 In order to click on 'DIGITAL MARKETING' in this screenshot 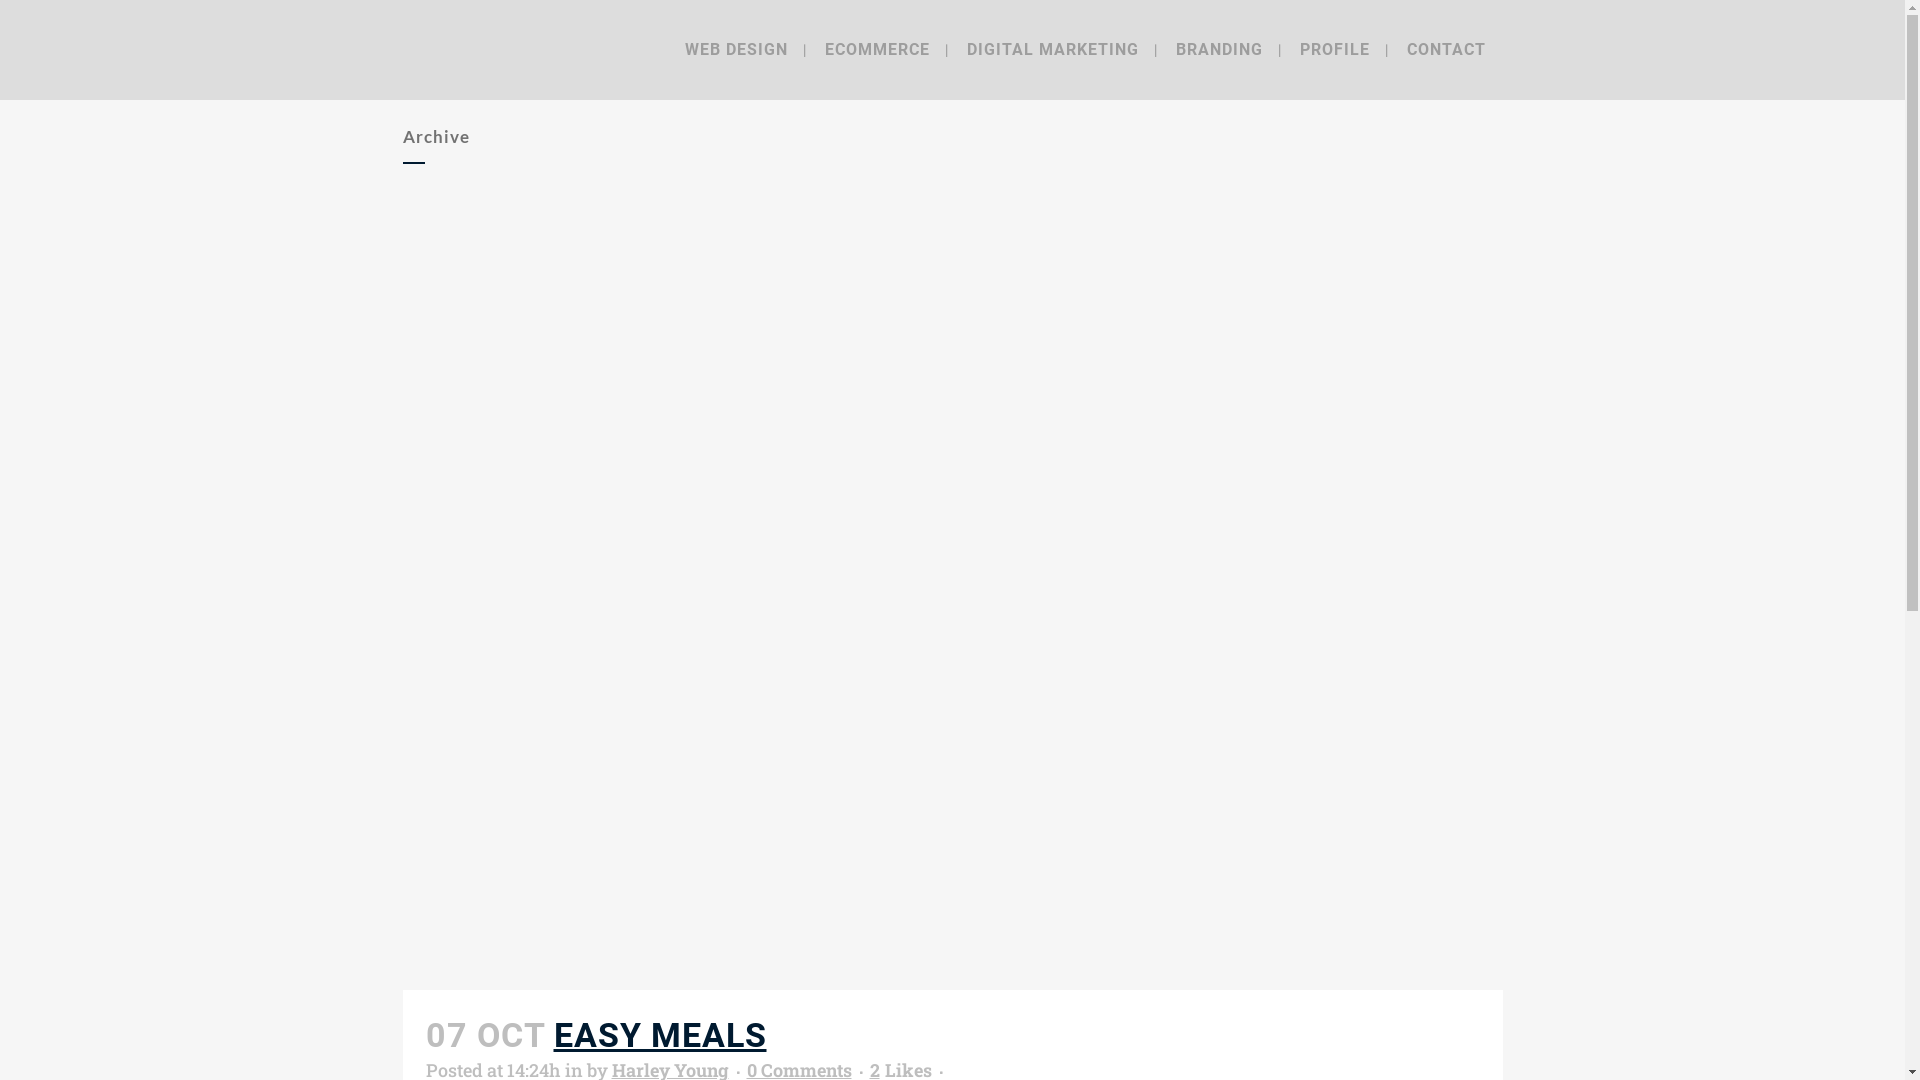, I will do `click(1051, 49)`.